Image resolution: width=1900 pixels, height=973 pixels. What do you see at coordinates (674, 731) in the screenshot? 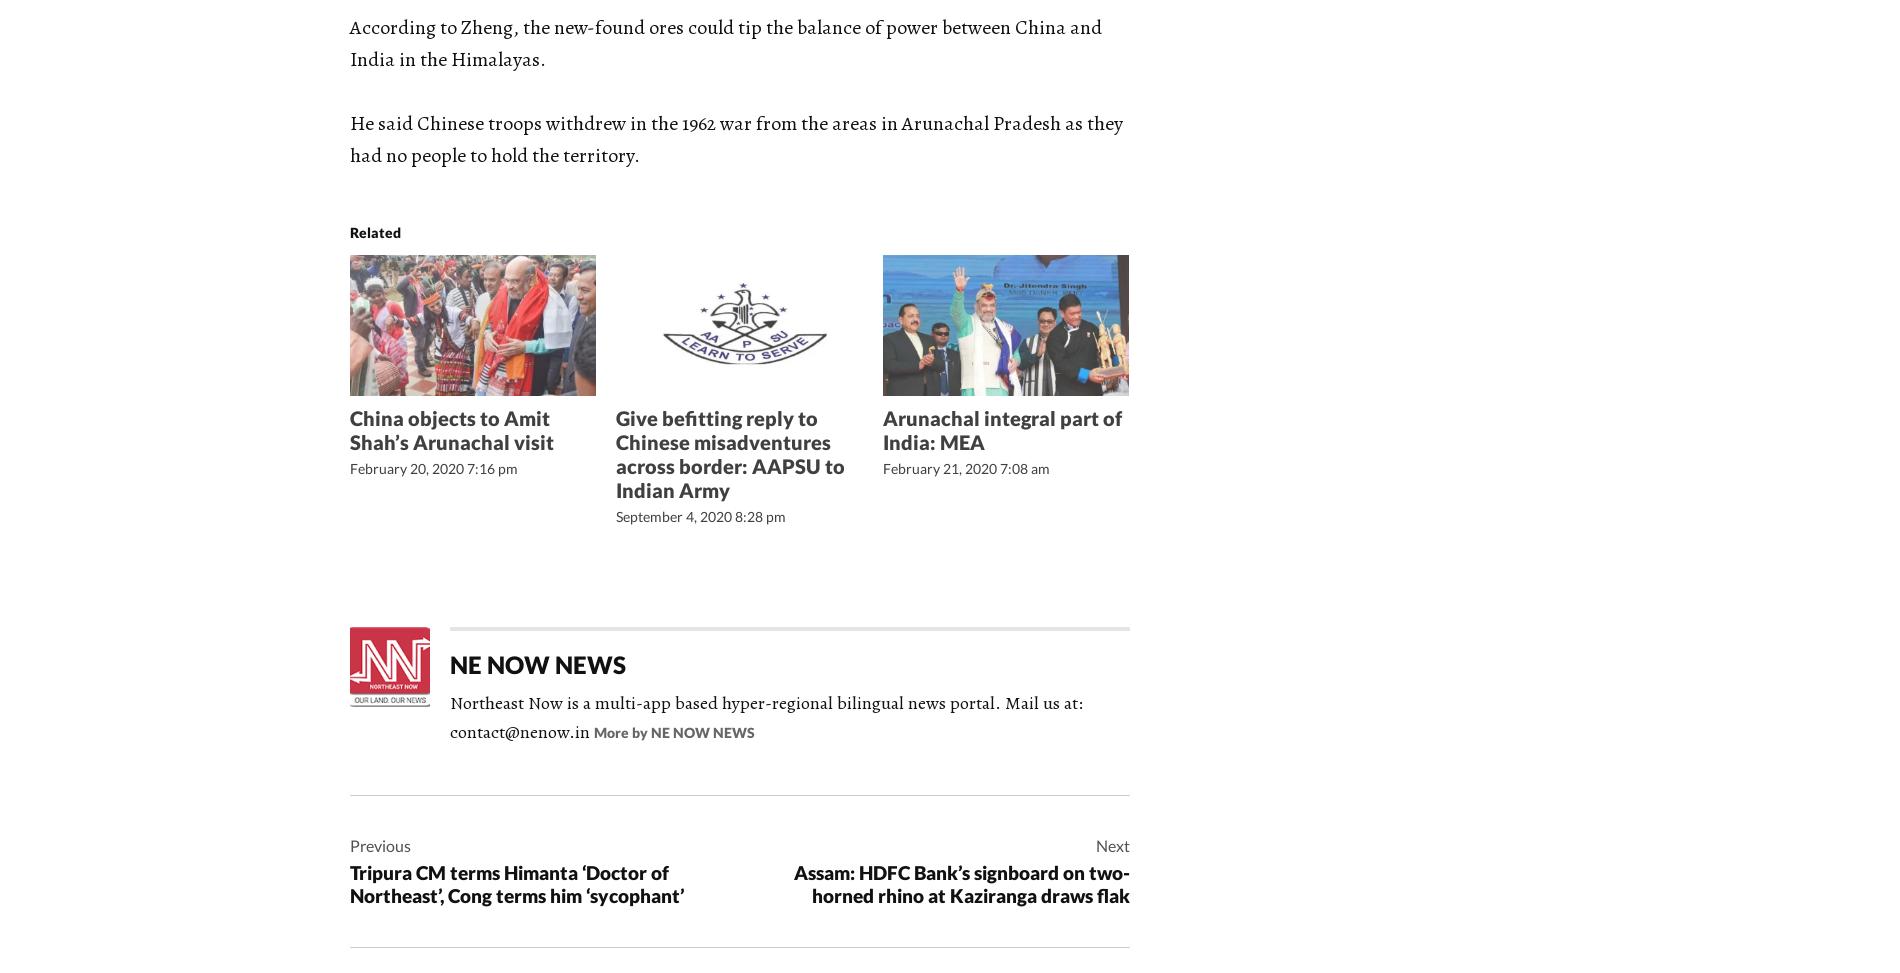
I see `'More by NE NOW NEWS'` at bounding box center [674, 731].